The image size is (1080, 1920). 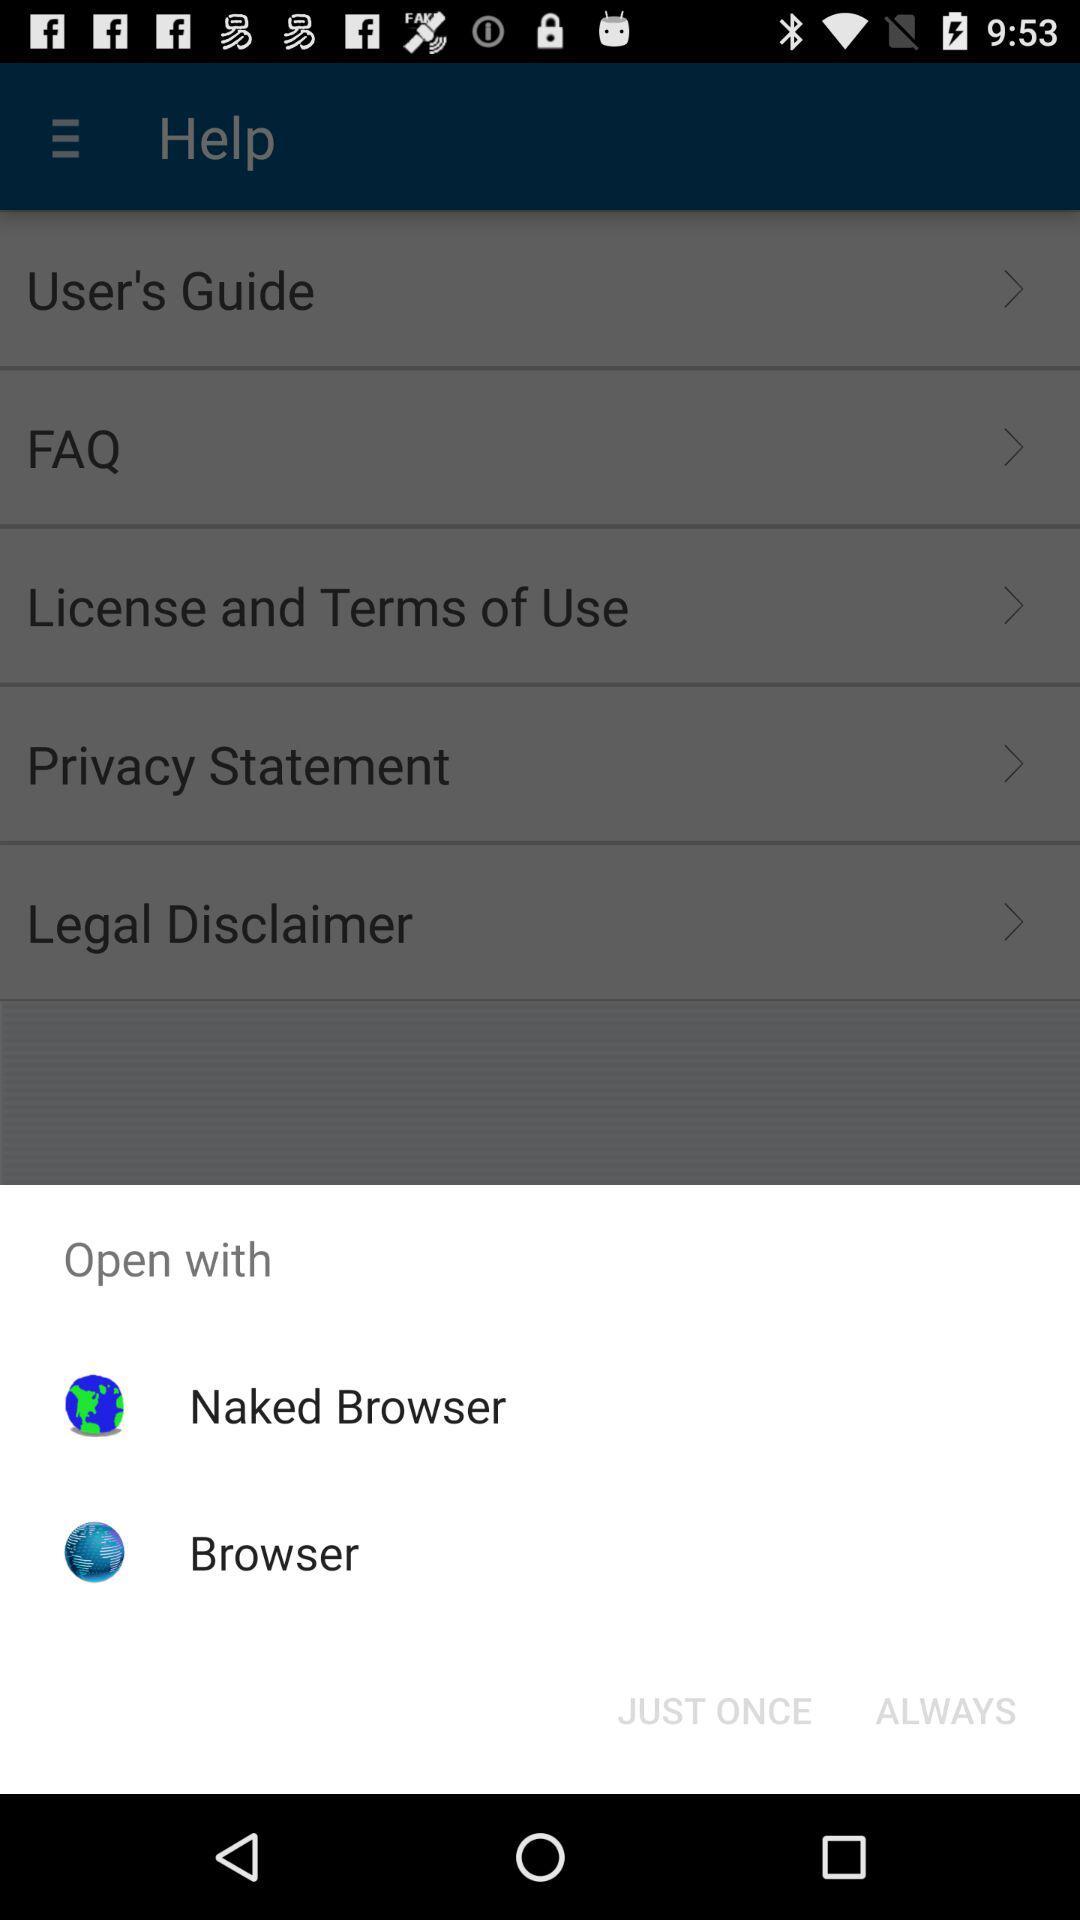 I want to click on the icon above browser app, so click(x=346, y=1404).